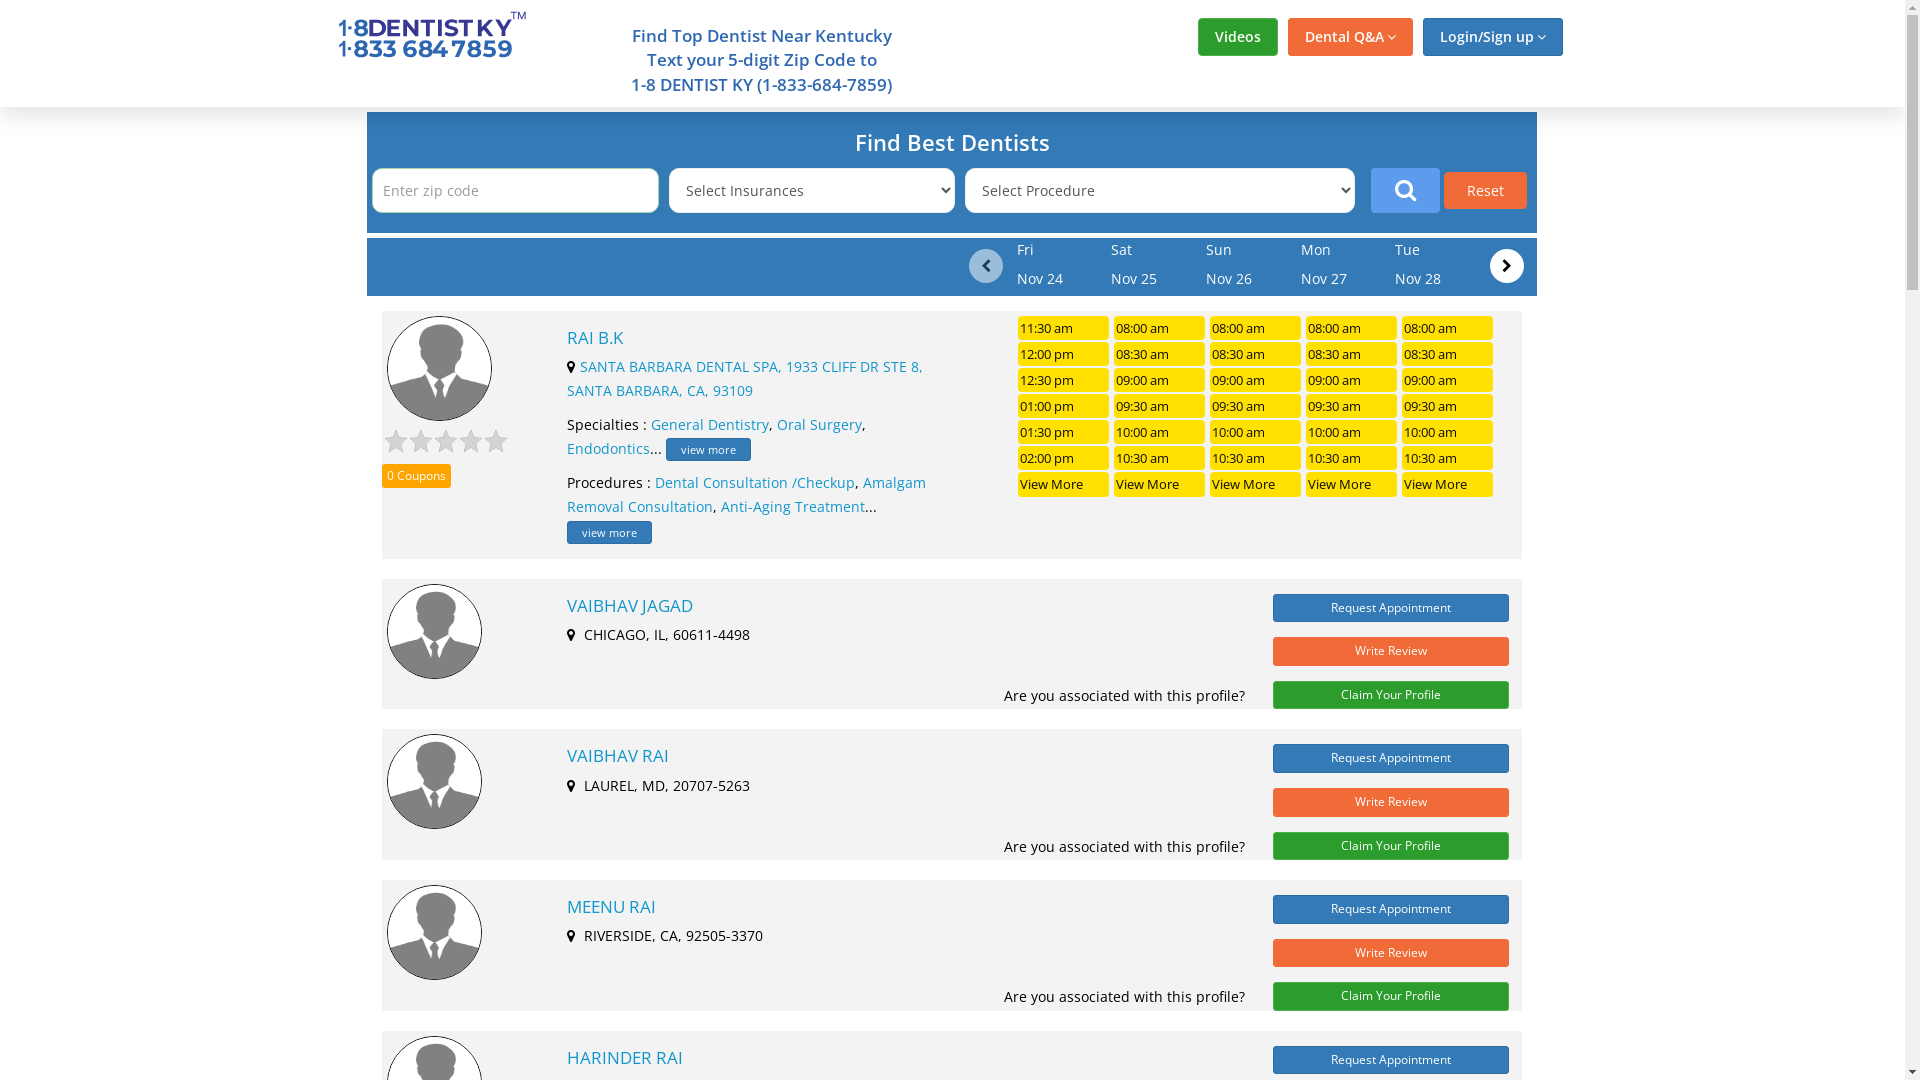 This screenshot has width=1920, height=1080. I want to click on '09:00 am', so click(1254, 380).